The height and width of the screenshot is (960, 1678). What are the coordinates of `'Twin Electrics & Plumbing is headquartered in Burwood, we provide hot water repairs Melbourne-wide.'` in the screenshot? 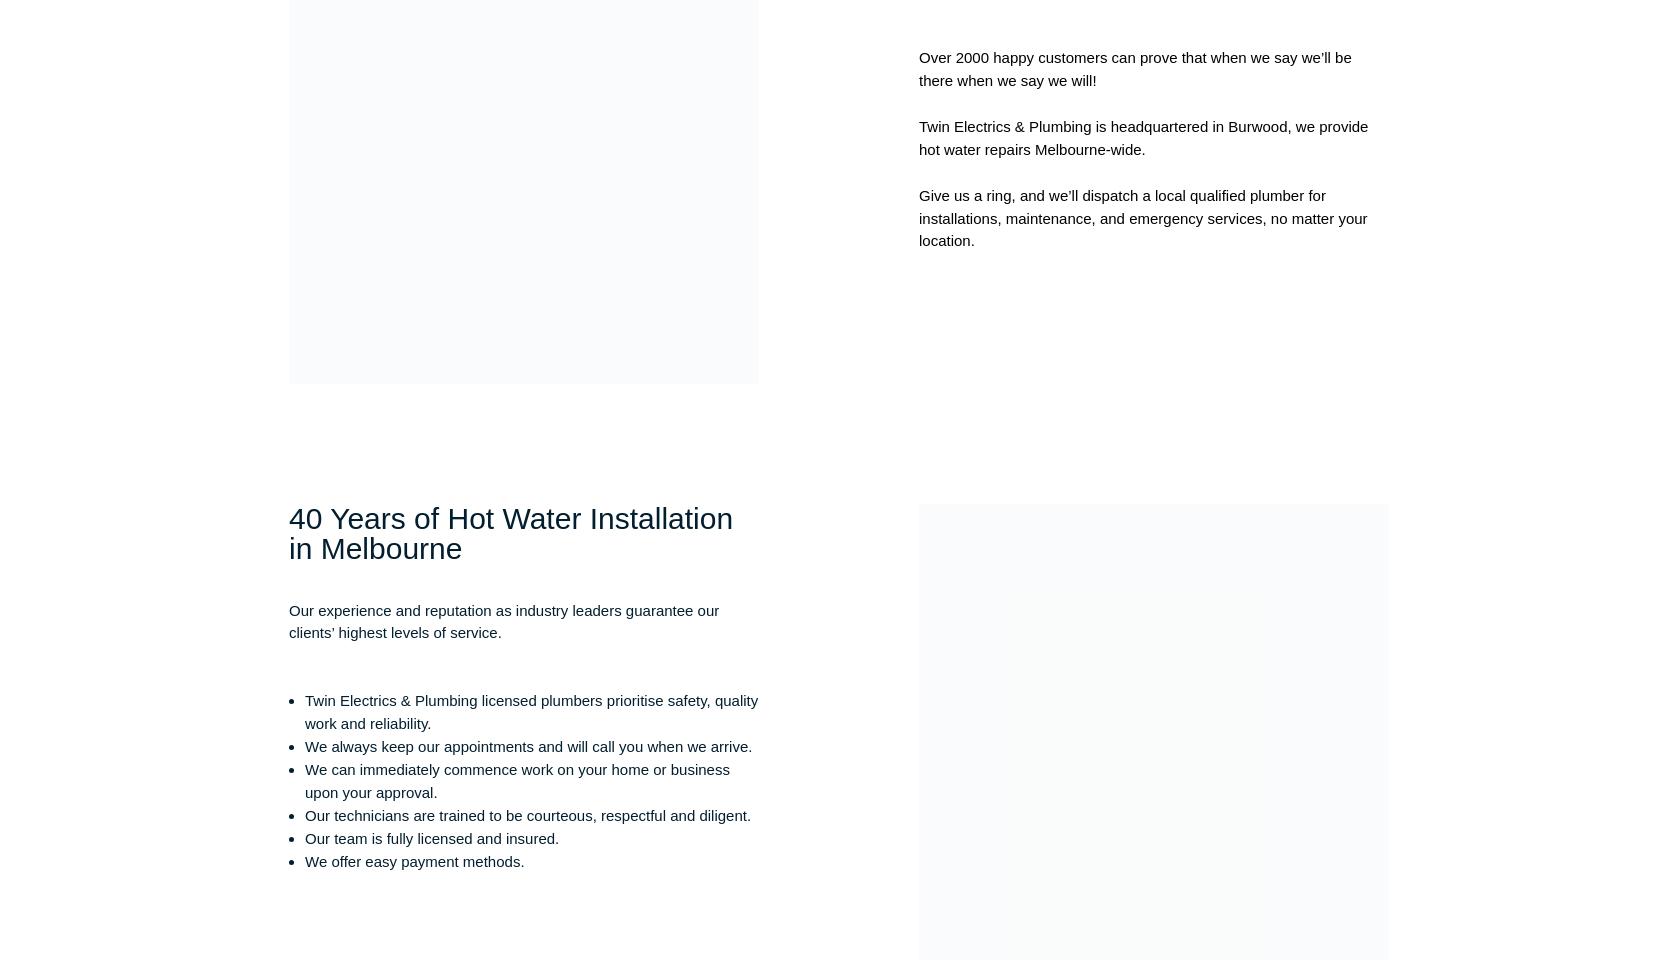 It's located at (919, 136).